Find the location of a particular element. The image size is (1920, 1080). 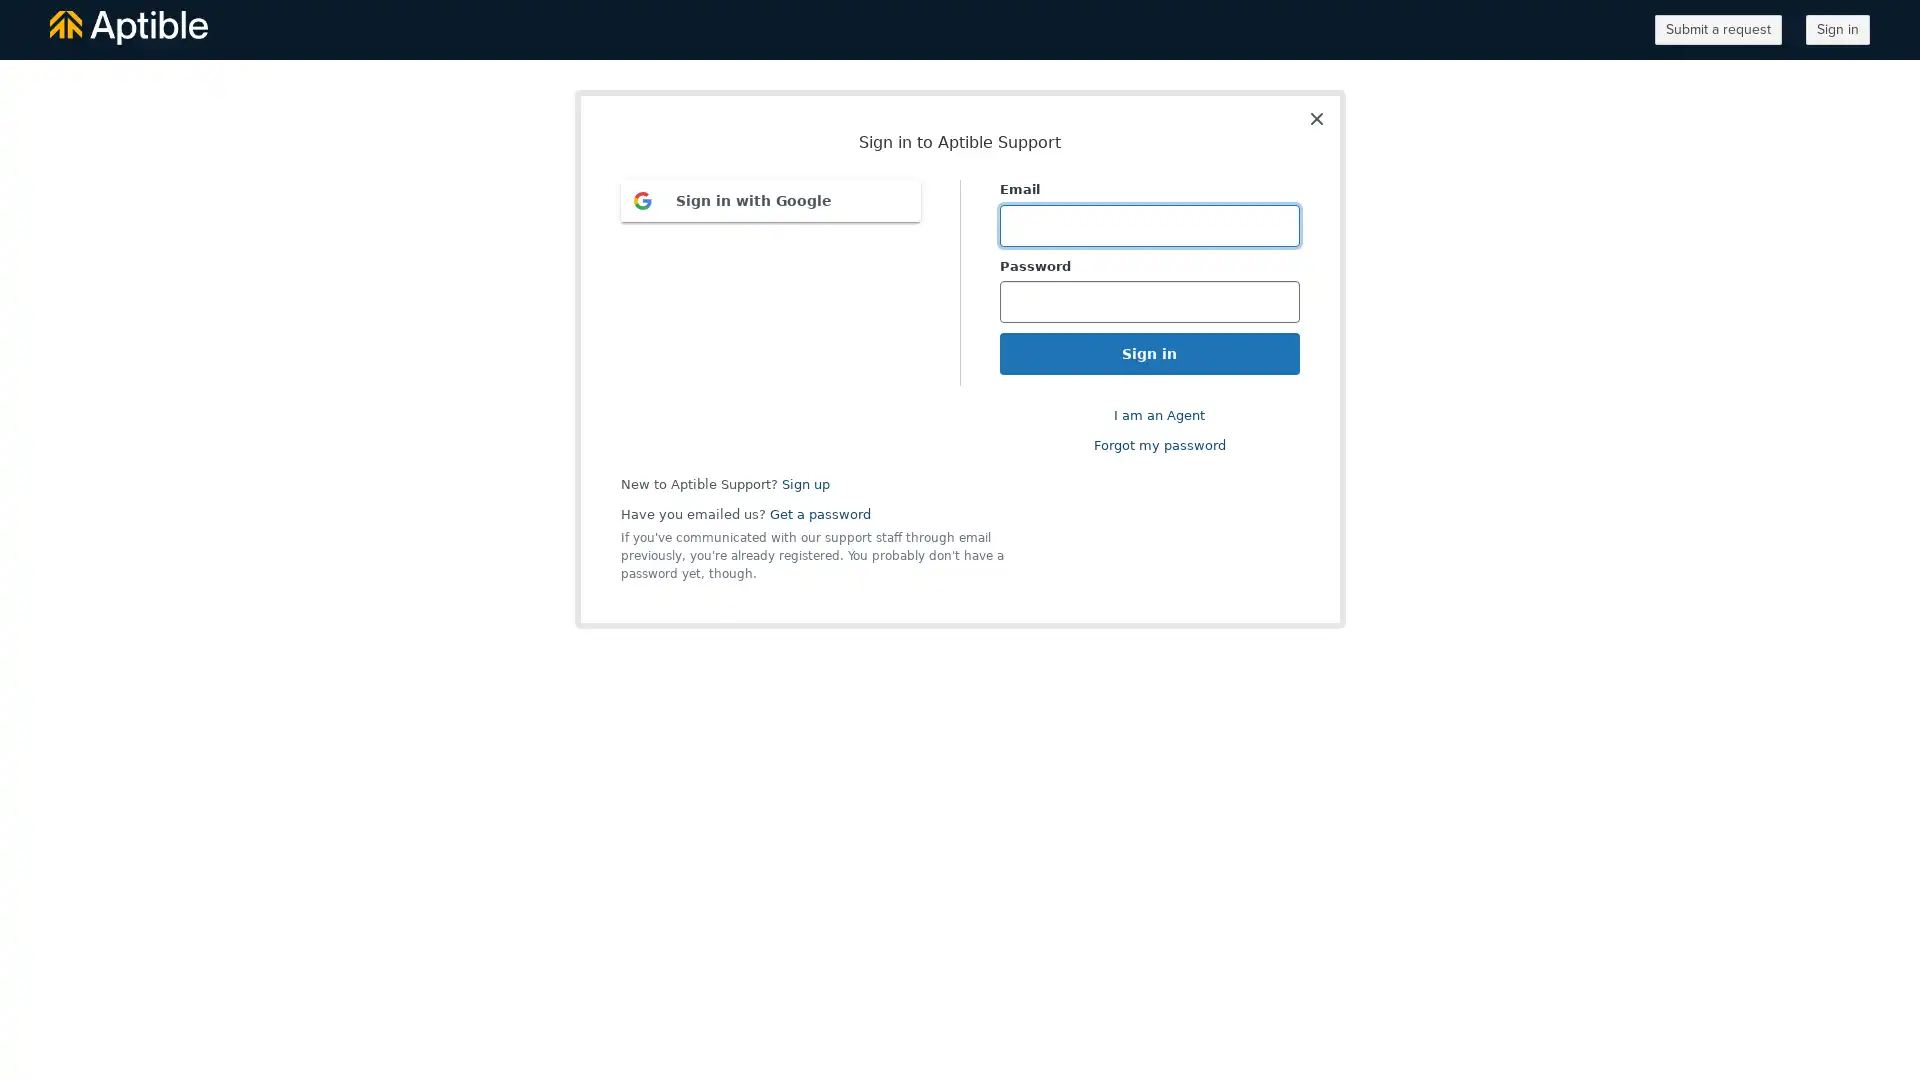

Submit a request is located at coordinates (1717, 30).